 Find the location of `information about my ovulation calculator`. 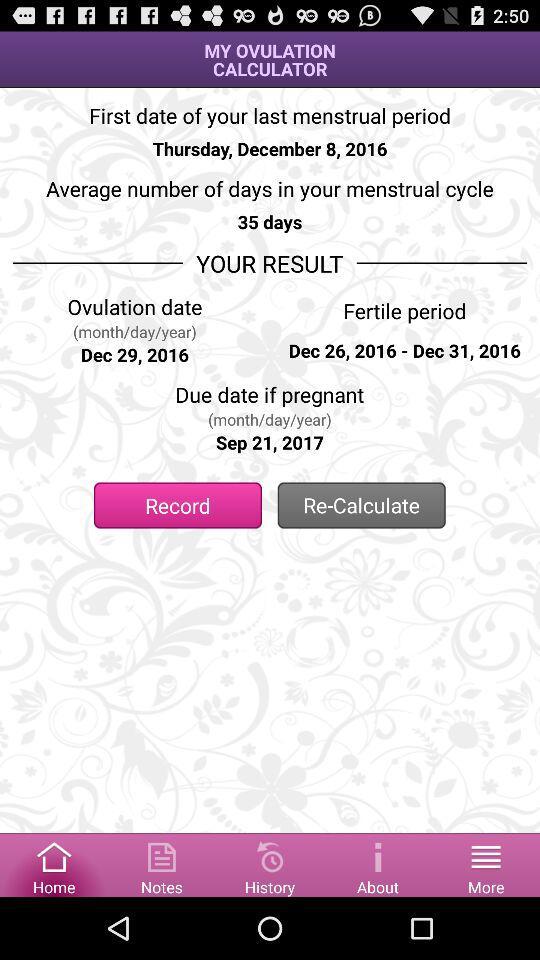

information about my ovulation calculator is located at coordinates (378, 863).